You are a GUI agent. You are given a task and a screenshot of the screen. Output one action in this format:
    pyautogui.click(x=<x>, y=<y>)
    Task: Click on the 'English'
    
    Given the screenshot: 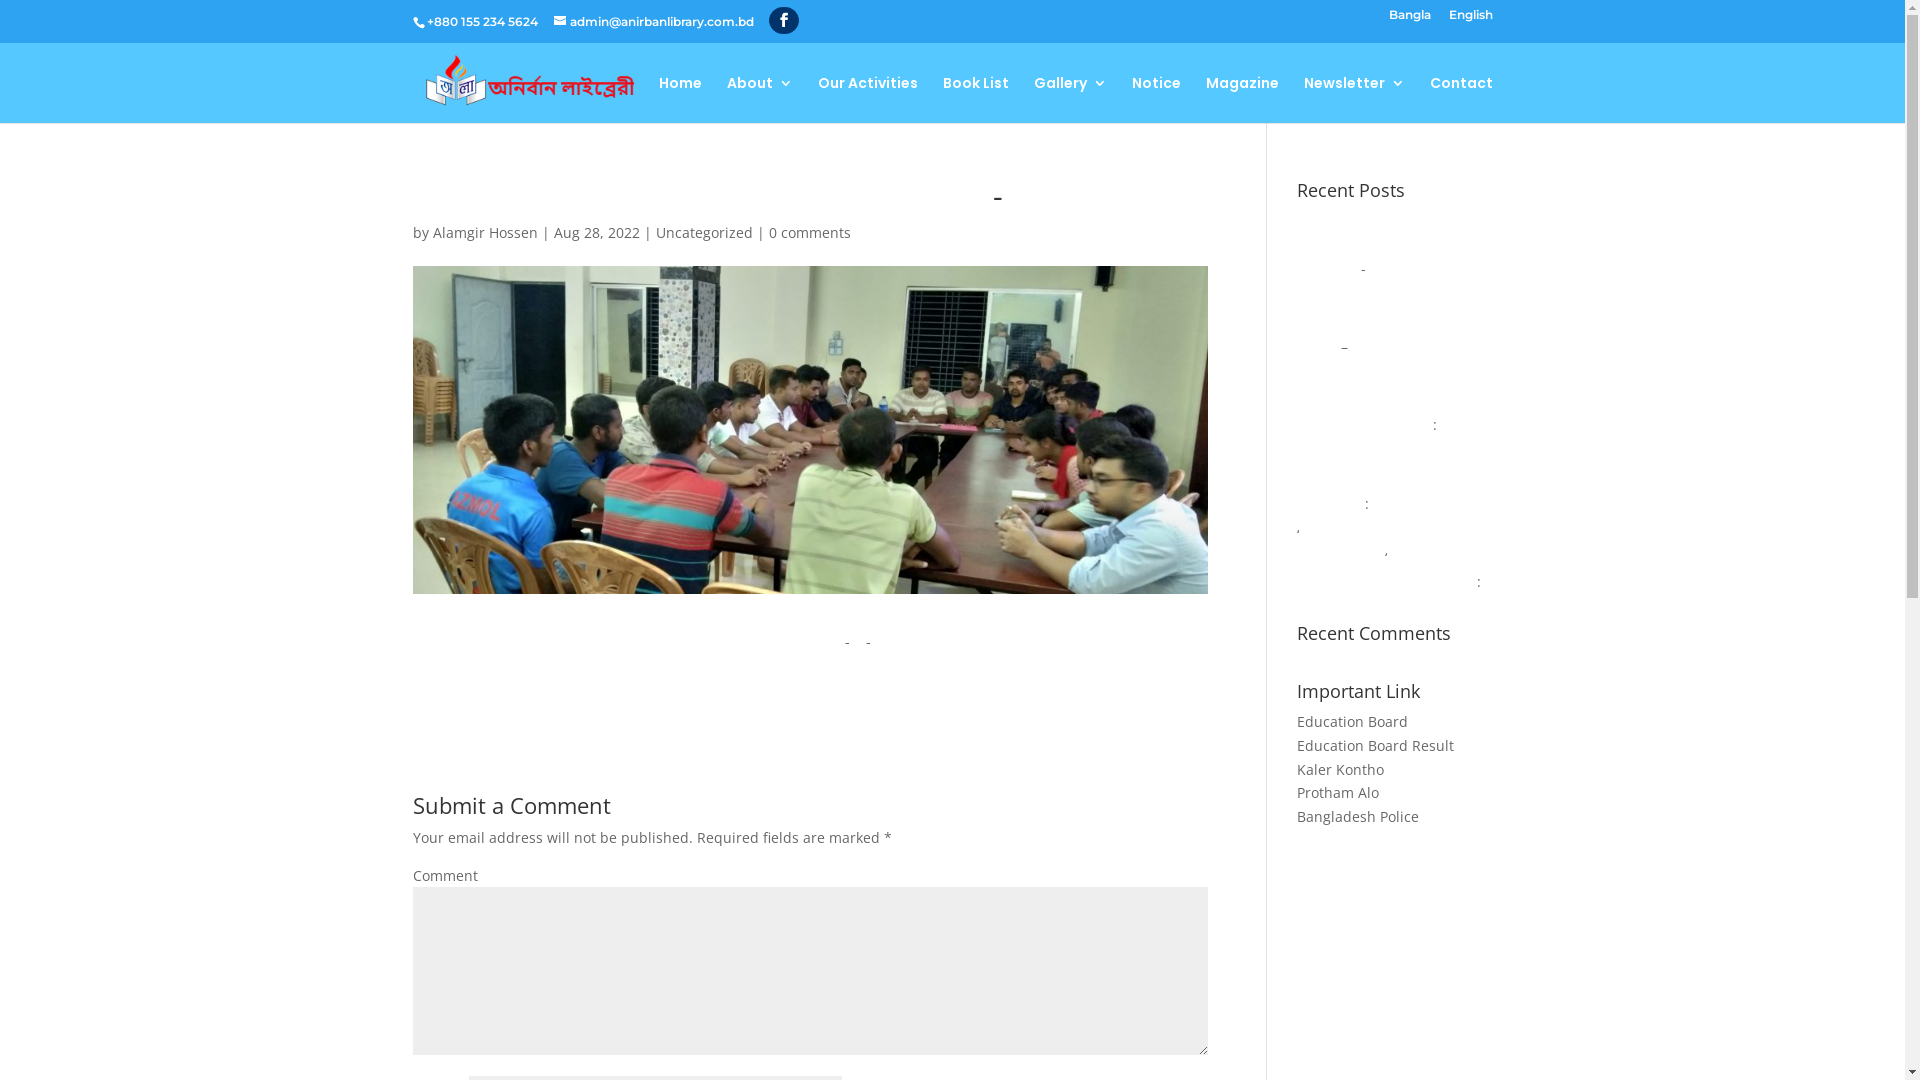 What is the action you would take?
    pyautogui.click(x=1469, y=19)
    